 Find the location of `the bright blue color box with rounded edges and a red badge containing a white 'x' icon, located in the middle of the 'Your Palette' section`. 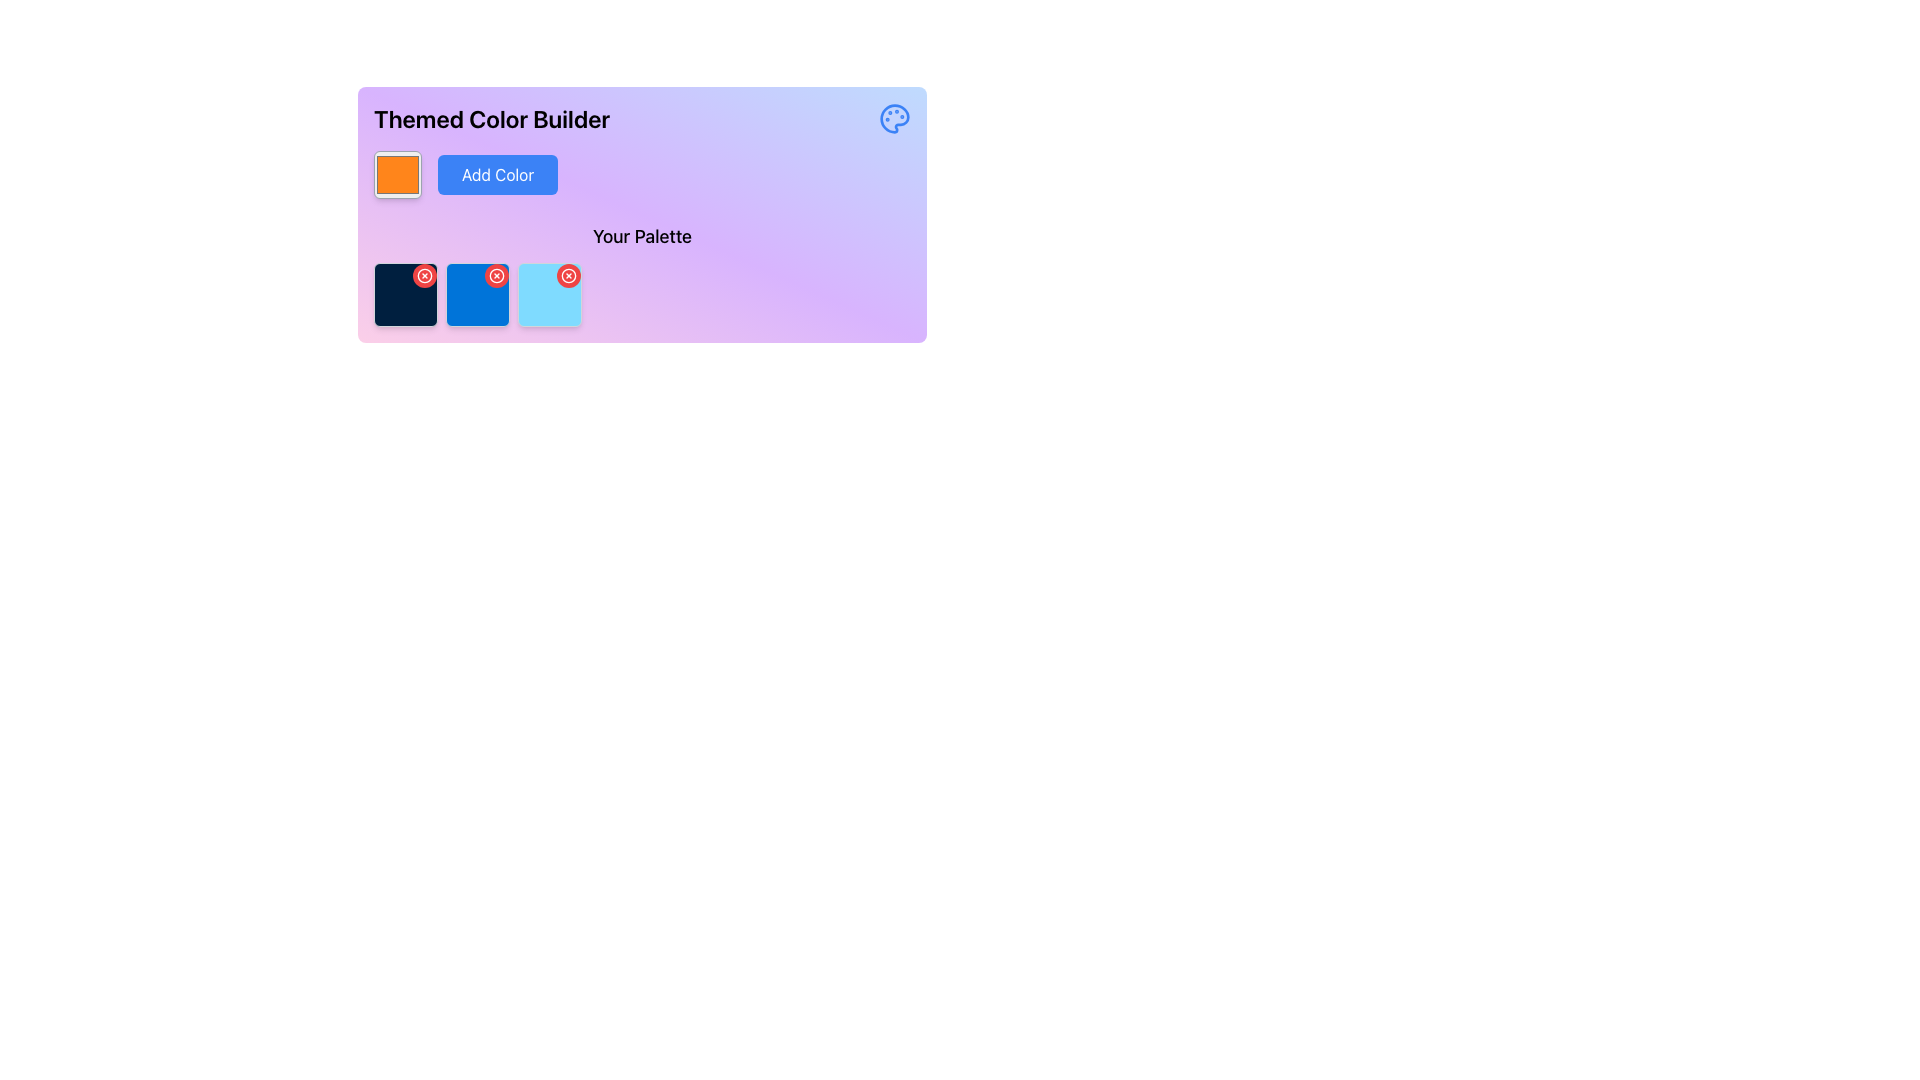

the bright blue color box with rounded edges and a red badge containing a white 'x' icon, located in the middle of the 'Your Palette' section is located at coordinates (477, 294).